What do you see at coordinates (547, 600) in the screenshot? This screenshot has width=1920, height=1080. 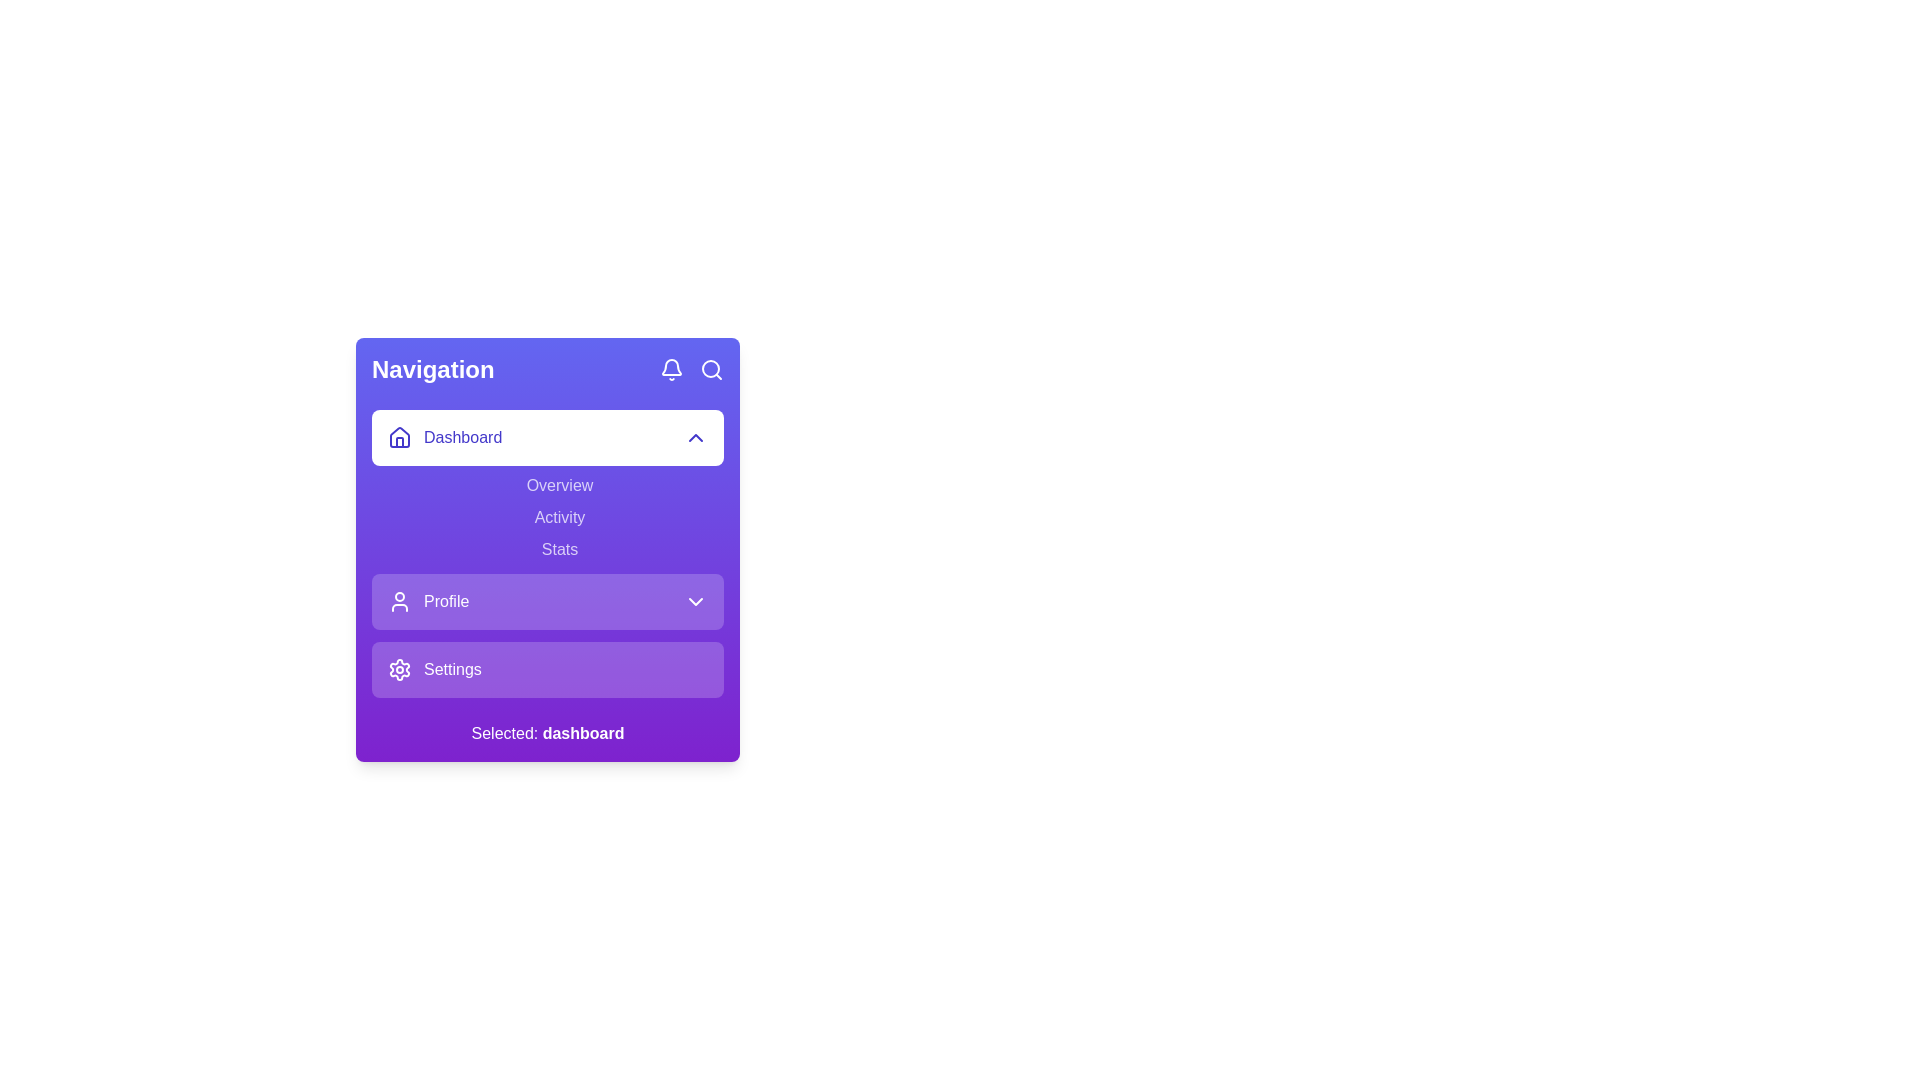 I see `the navigation item labeled 'Profile' located in the sidebar, positioned between 'Stats' and 'Settings'` at bounding box center [547, 600].